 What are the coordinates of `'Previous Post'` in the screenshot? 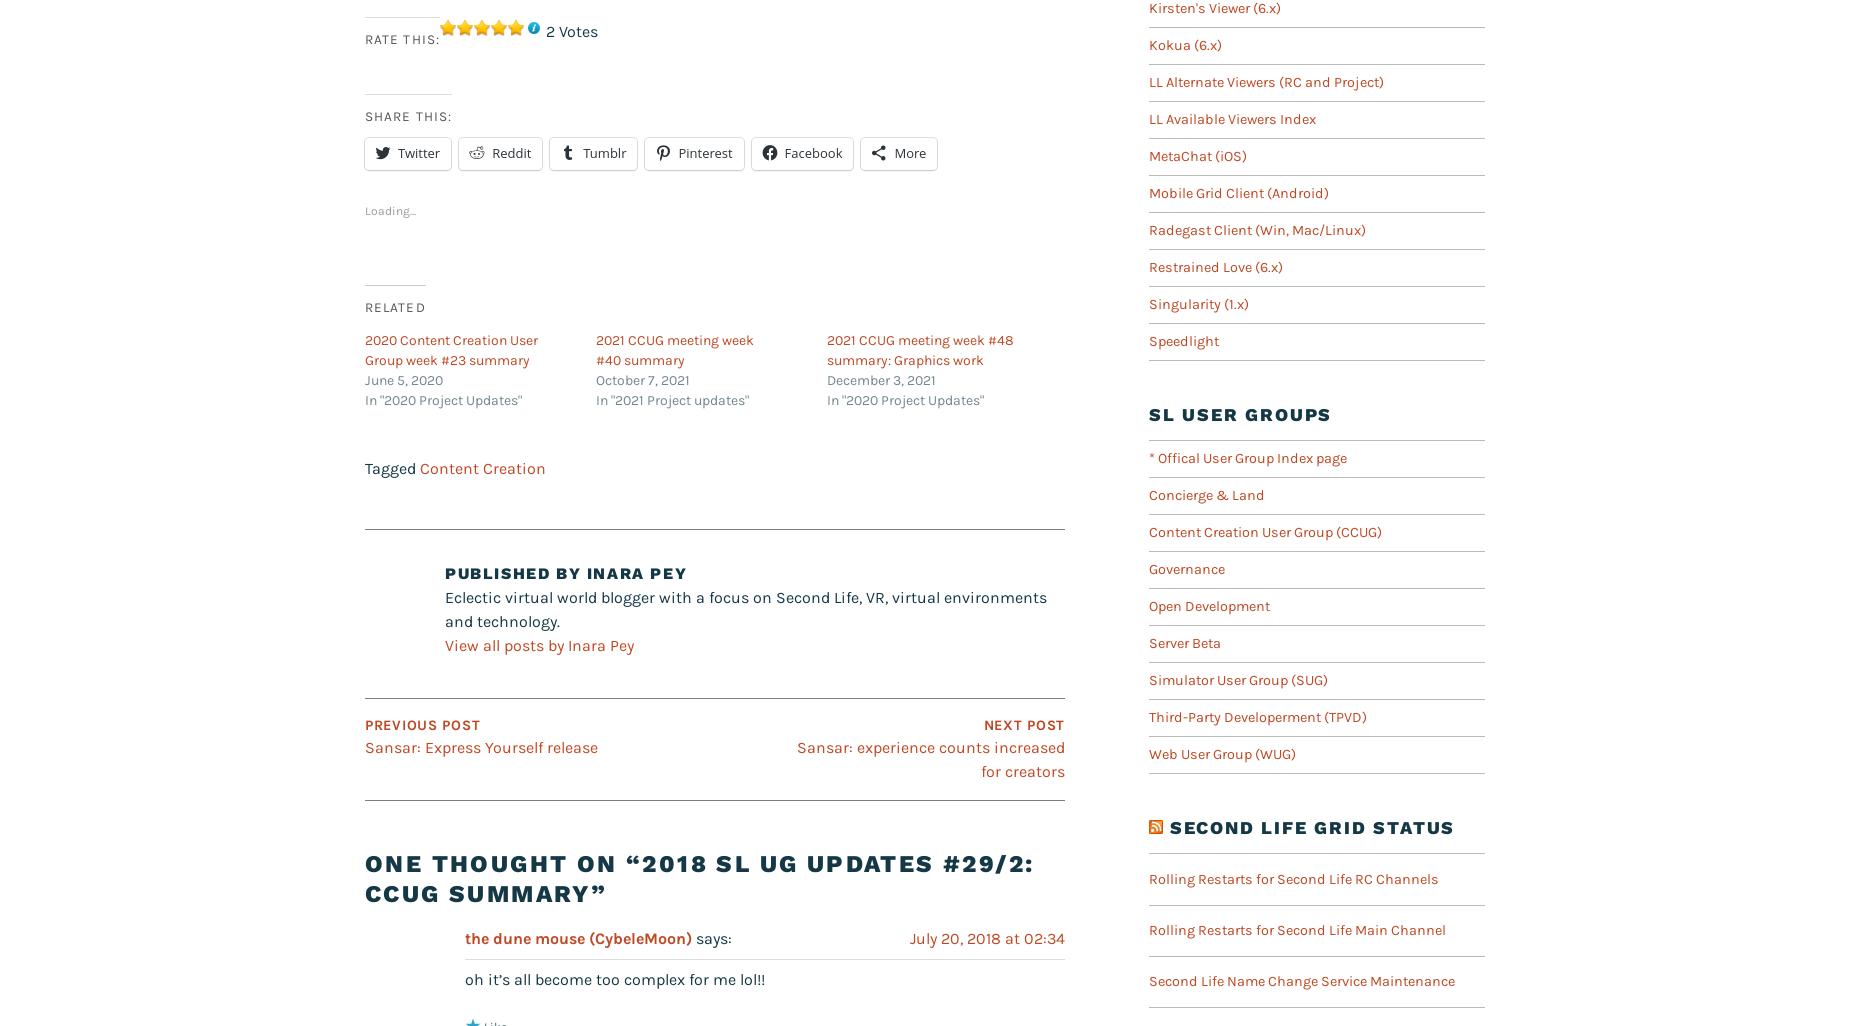 It's located at (421, 724).